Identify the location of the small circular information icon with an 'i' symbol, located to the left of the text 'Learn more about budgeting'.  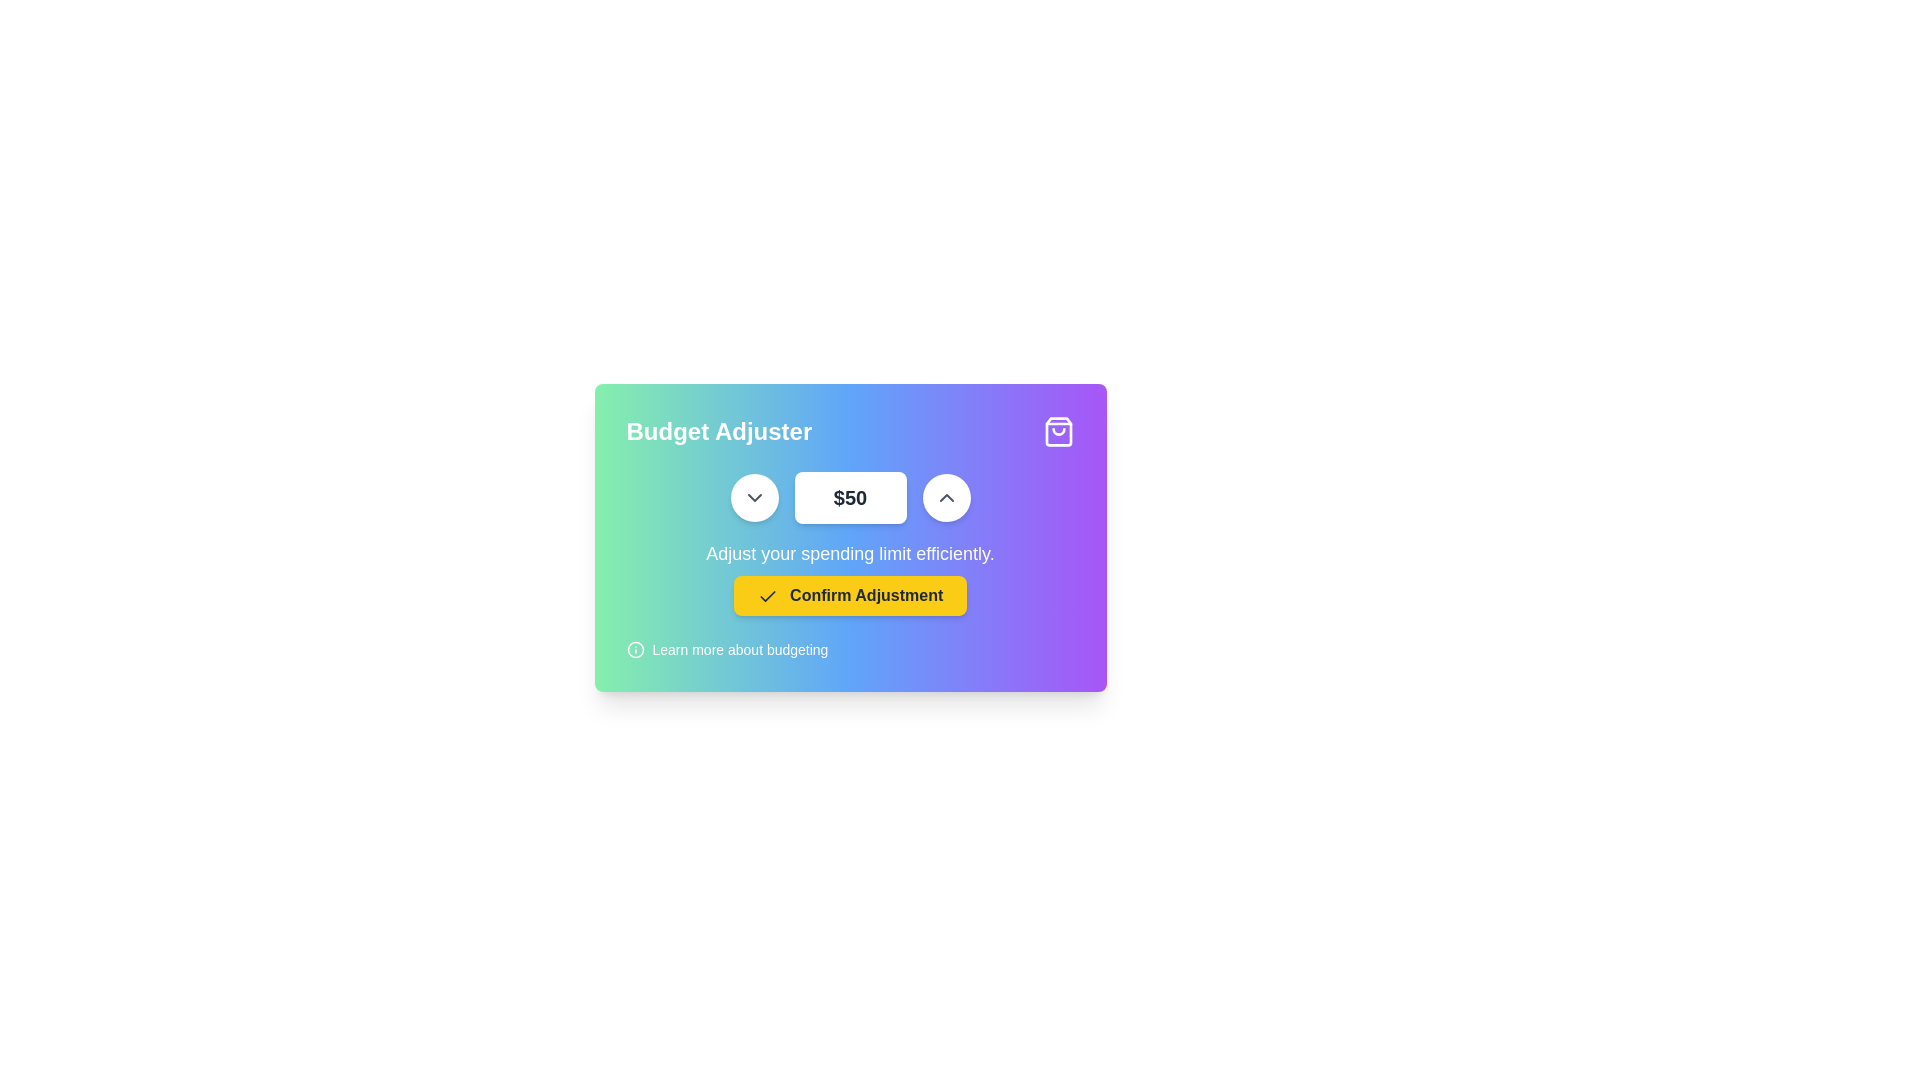
(634, 650).